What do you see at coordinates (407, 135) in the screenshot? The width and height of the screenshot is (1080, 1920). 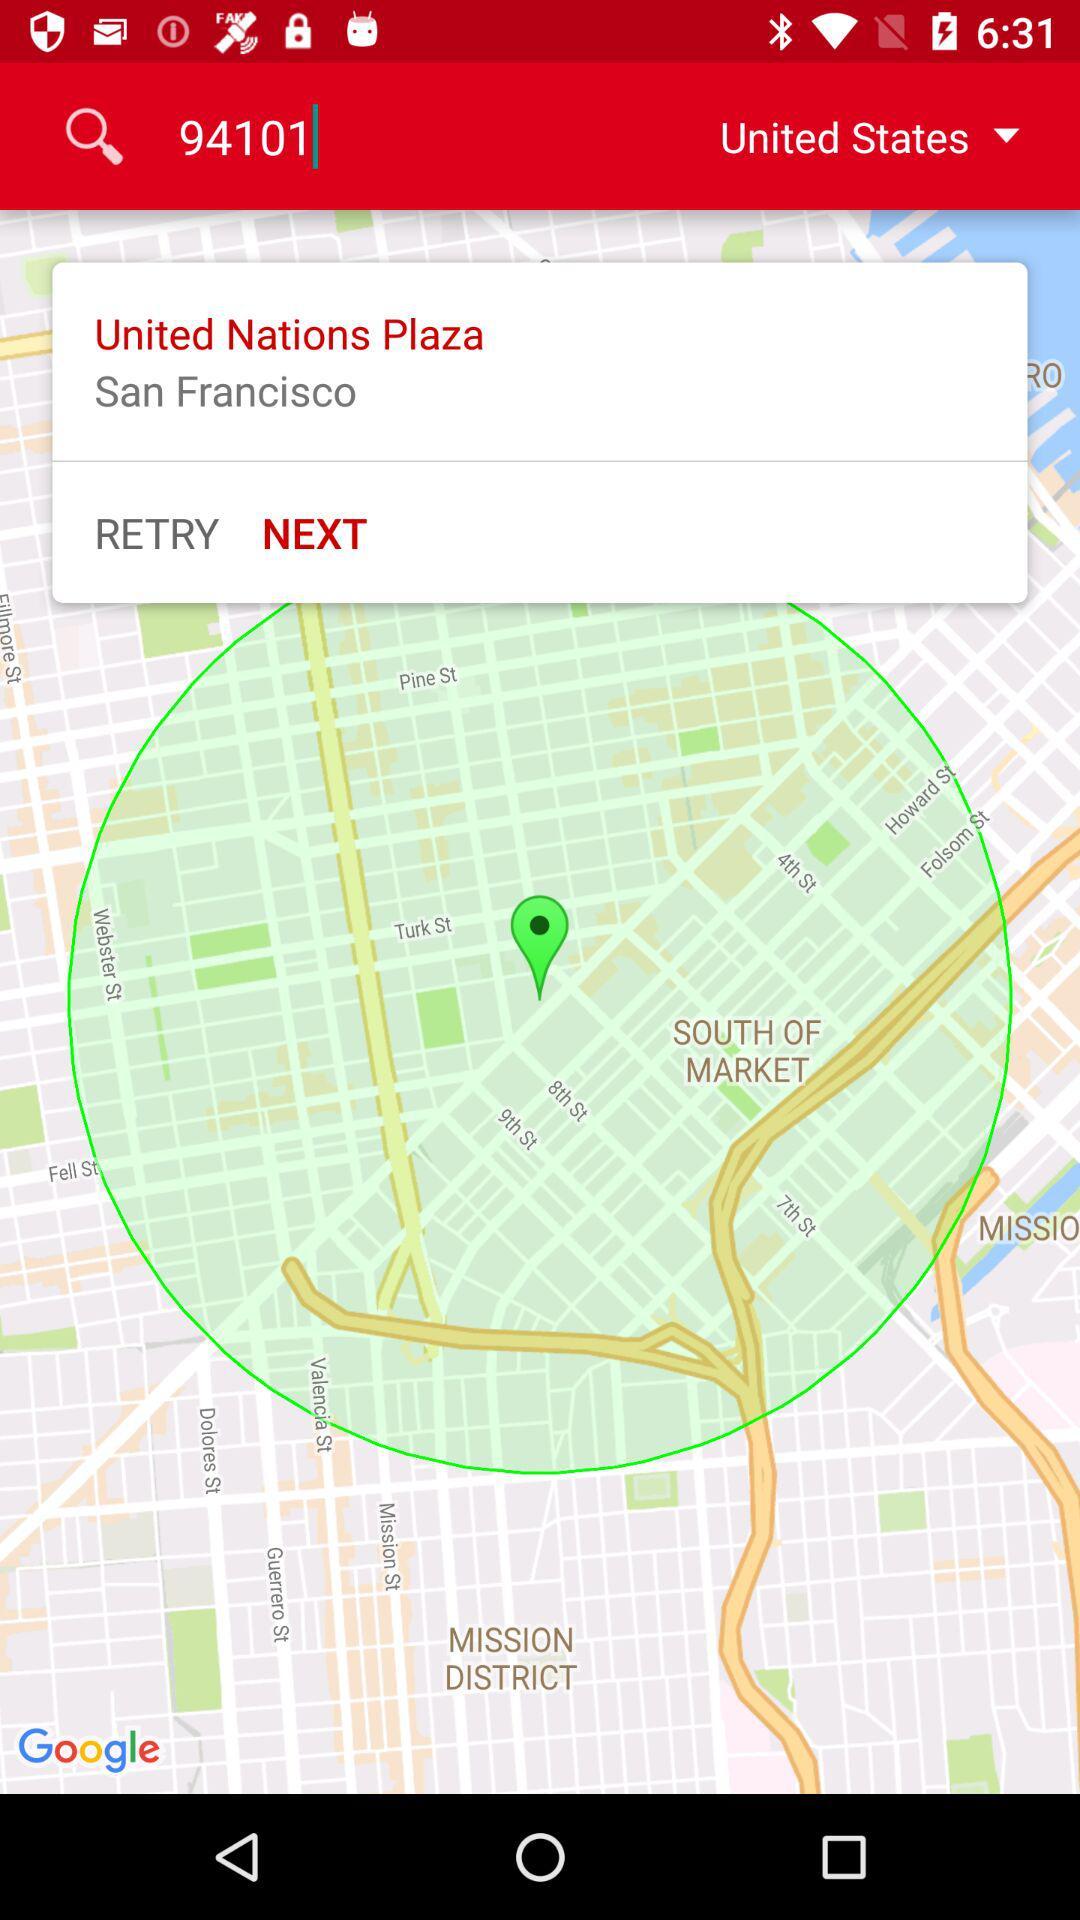 I see `the 94101` at bounding box center [407, 135].